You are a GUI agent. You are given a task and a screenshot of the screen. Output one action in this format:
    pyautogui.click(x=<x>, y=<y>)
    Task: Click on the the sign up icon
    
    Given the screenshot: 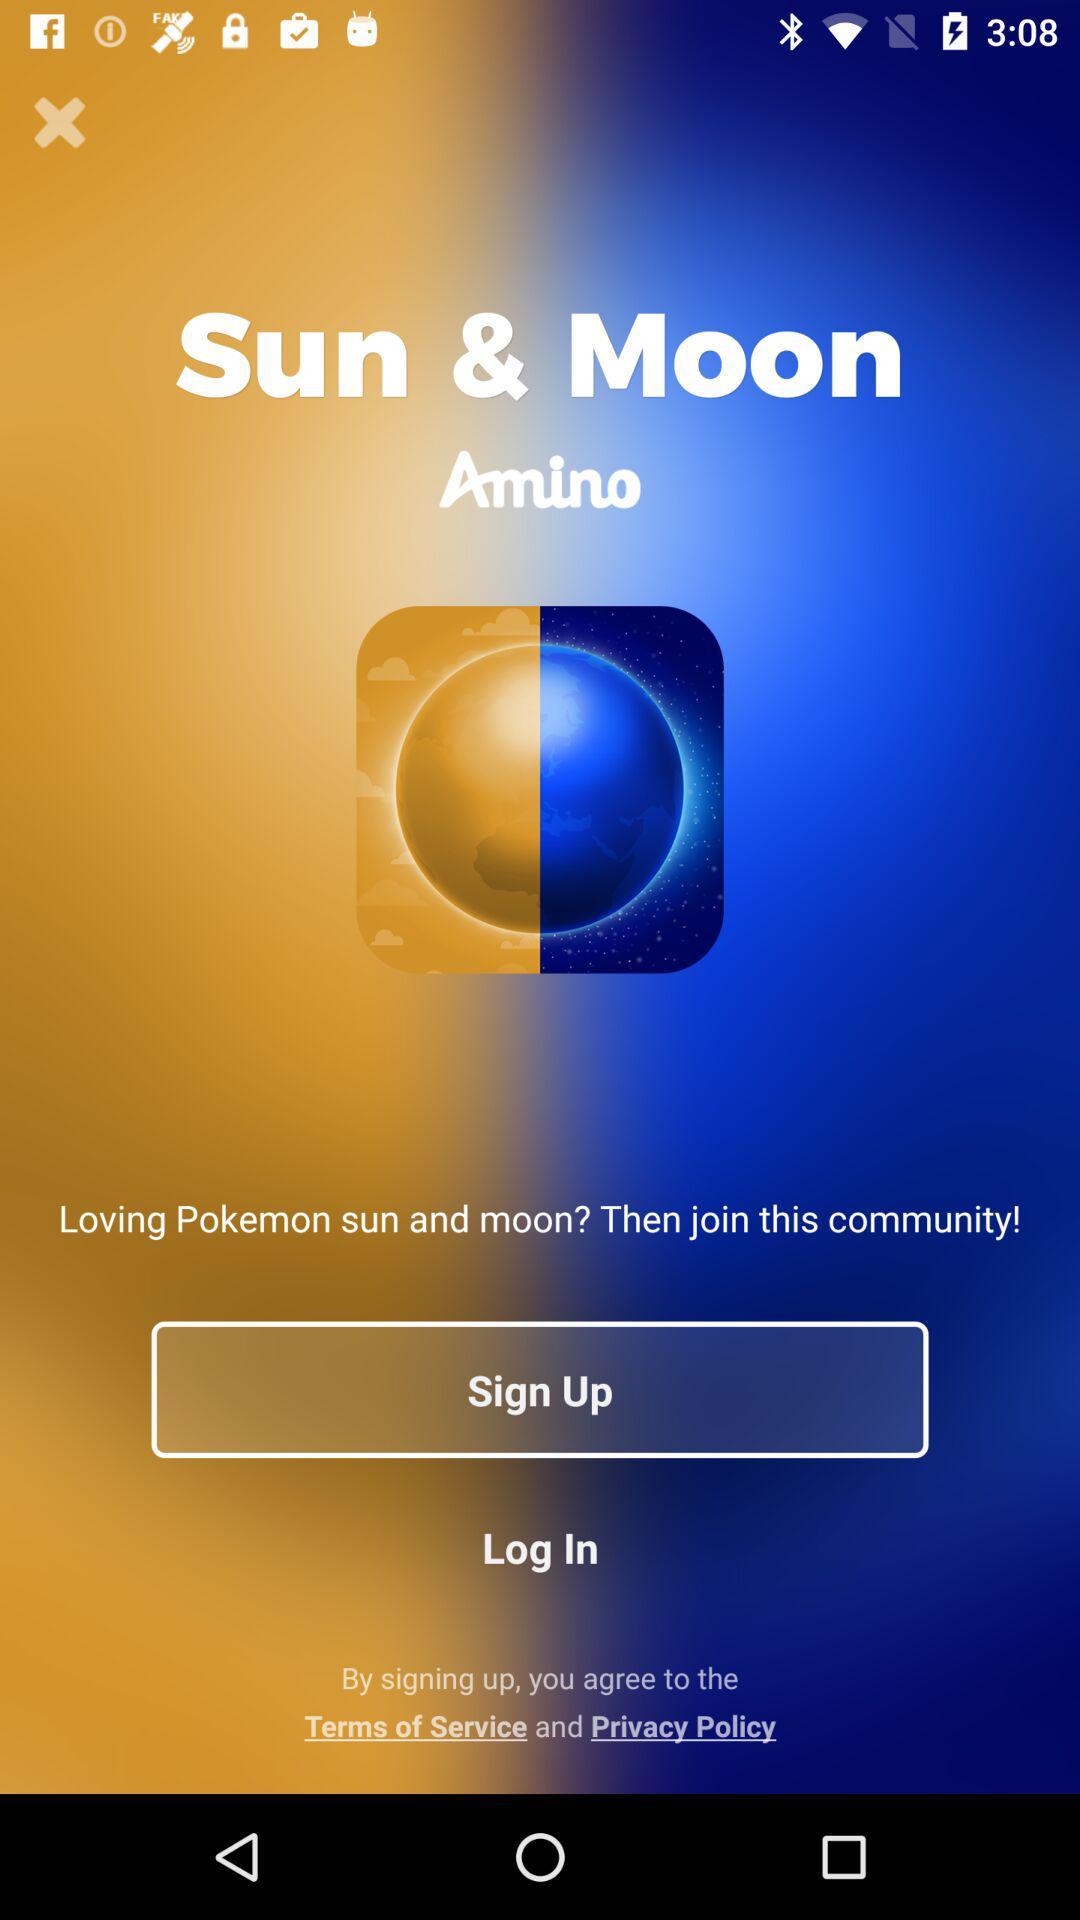 What is the action you would take?
    pyautogui.click(x=540, y=1388)
    